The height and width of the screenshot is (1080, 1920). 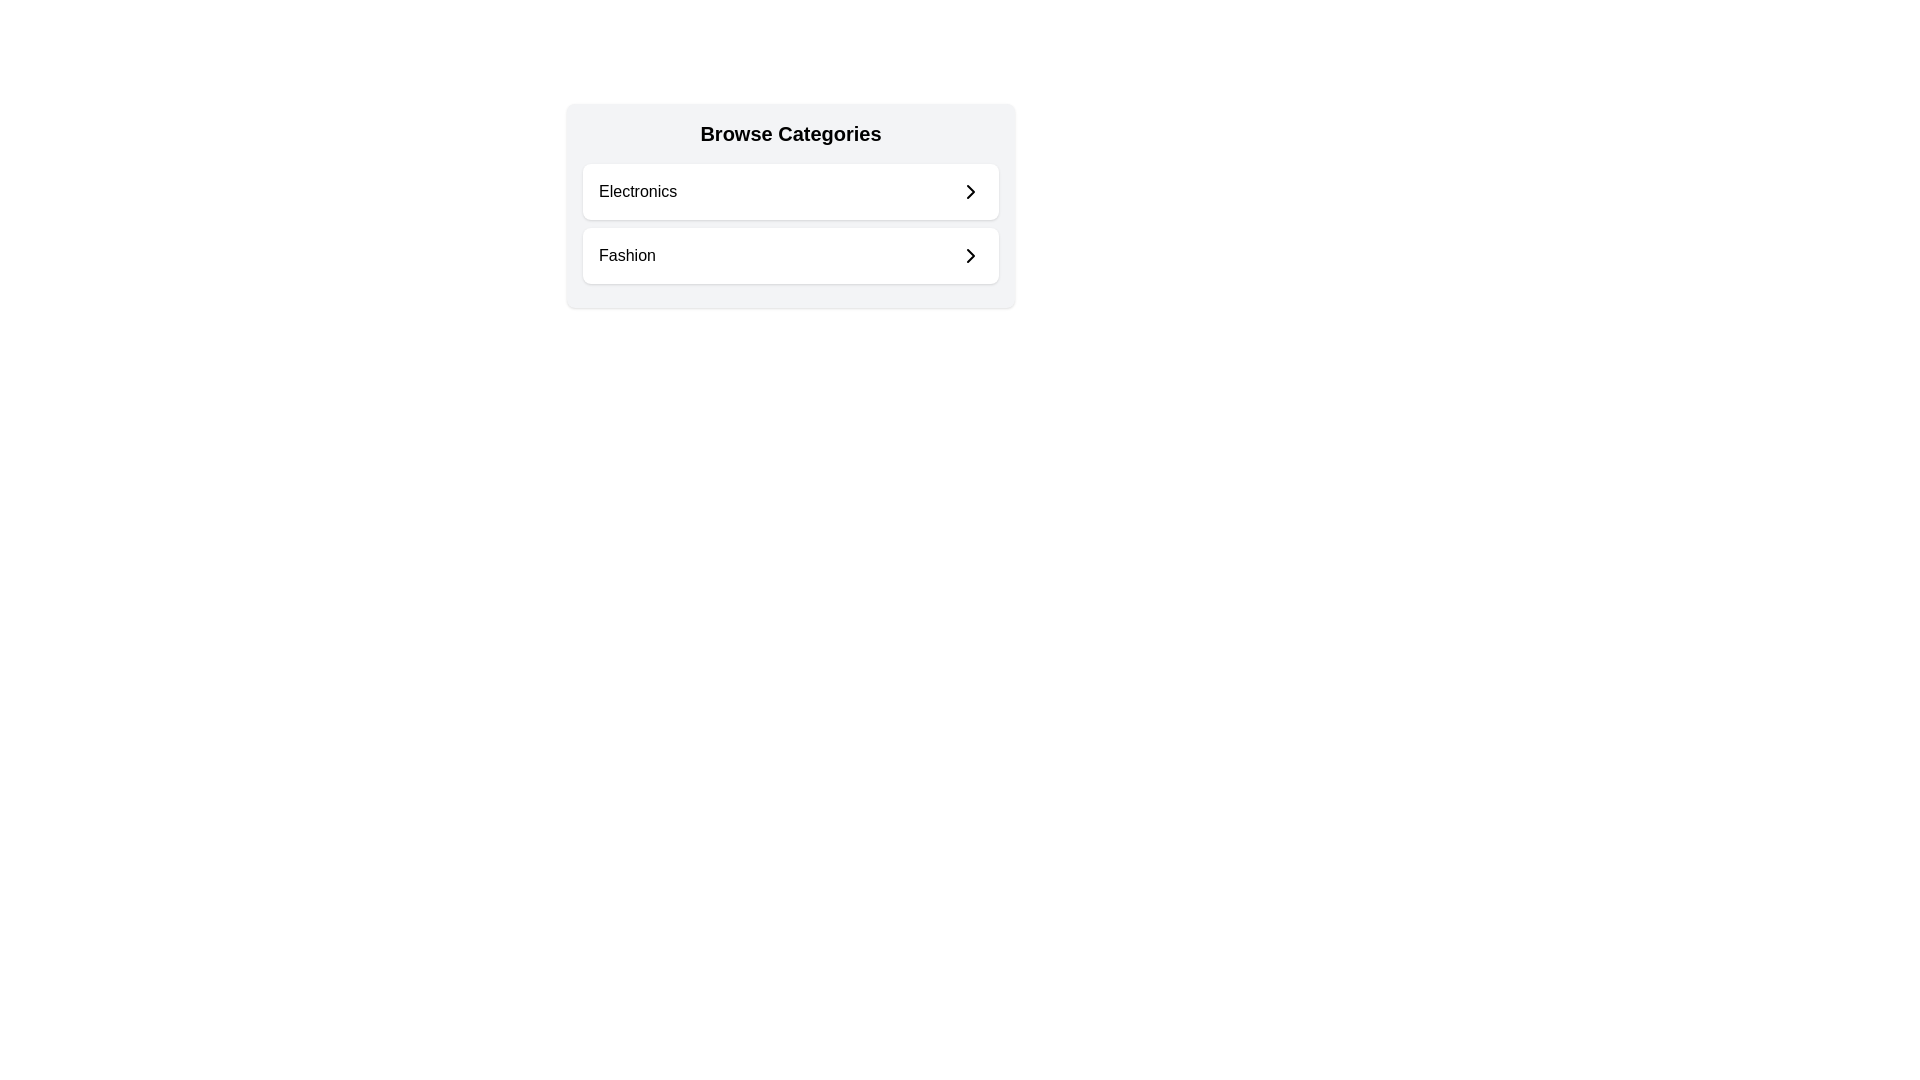 What do you see at coordinates (637, 192) in the screenshot?
I see `the 'Electronics' text label` at bounding box center [637, 192].